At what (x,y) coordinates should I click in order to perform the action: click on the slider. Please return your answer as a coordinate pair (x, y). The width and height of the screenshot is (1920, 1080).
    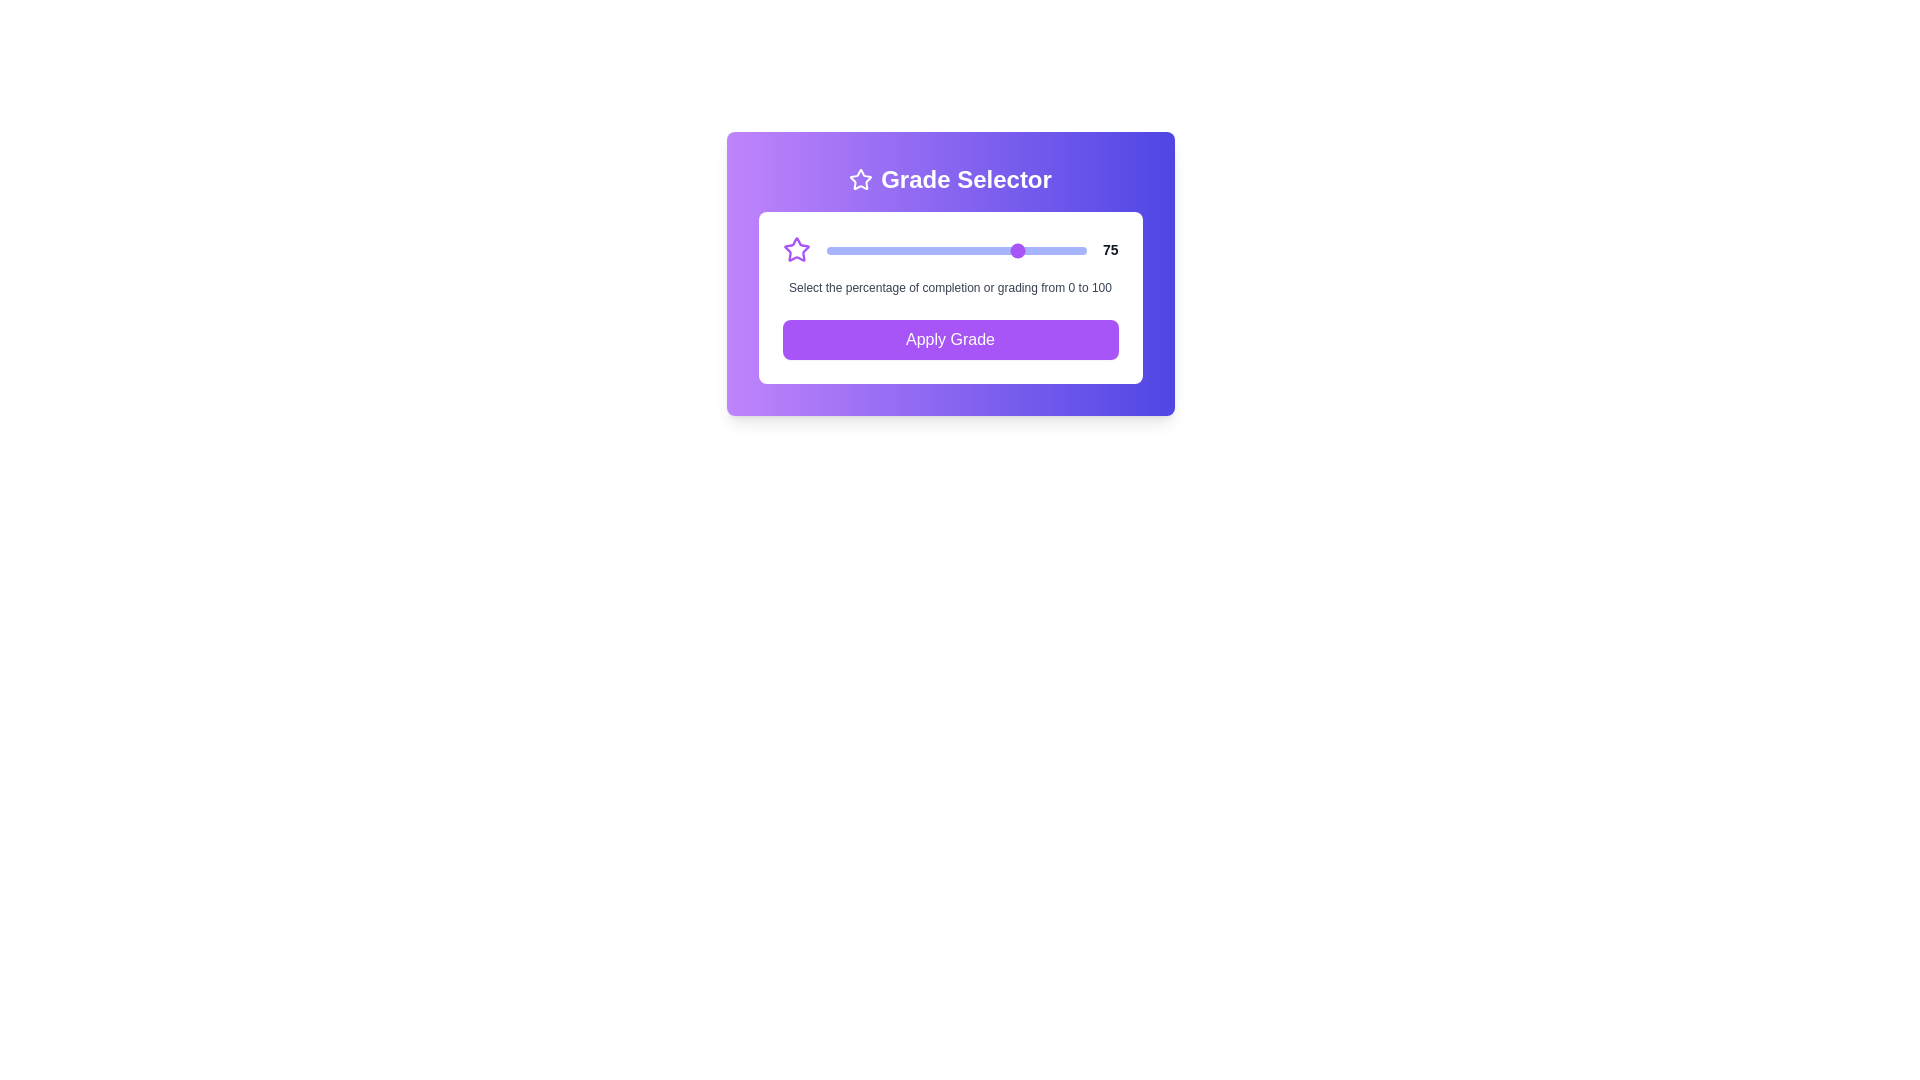
    Looking at the image, I should click on (982, 249).